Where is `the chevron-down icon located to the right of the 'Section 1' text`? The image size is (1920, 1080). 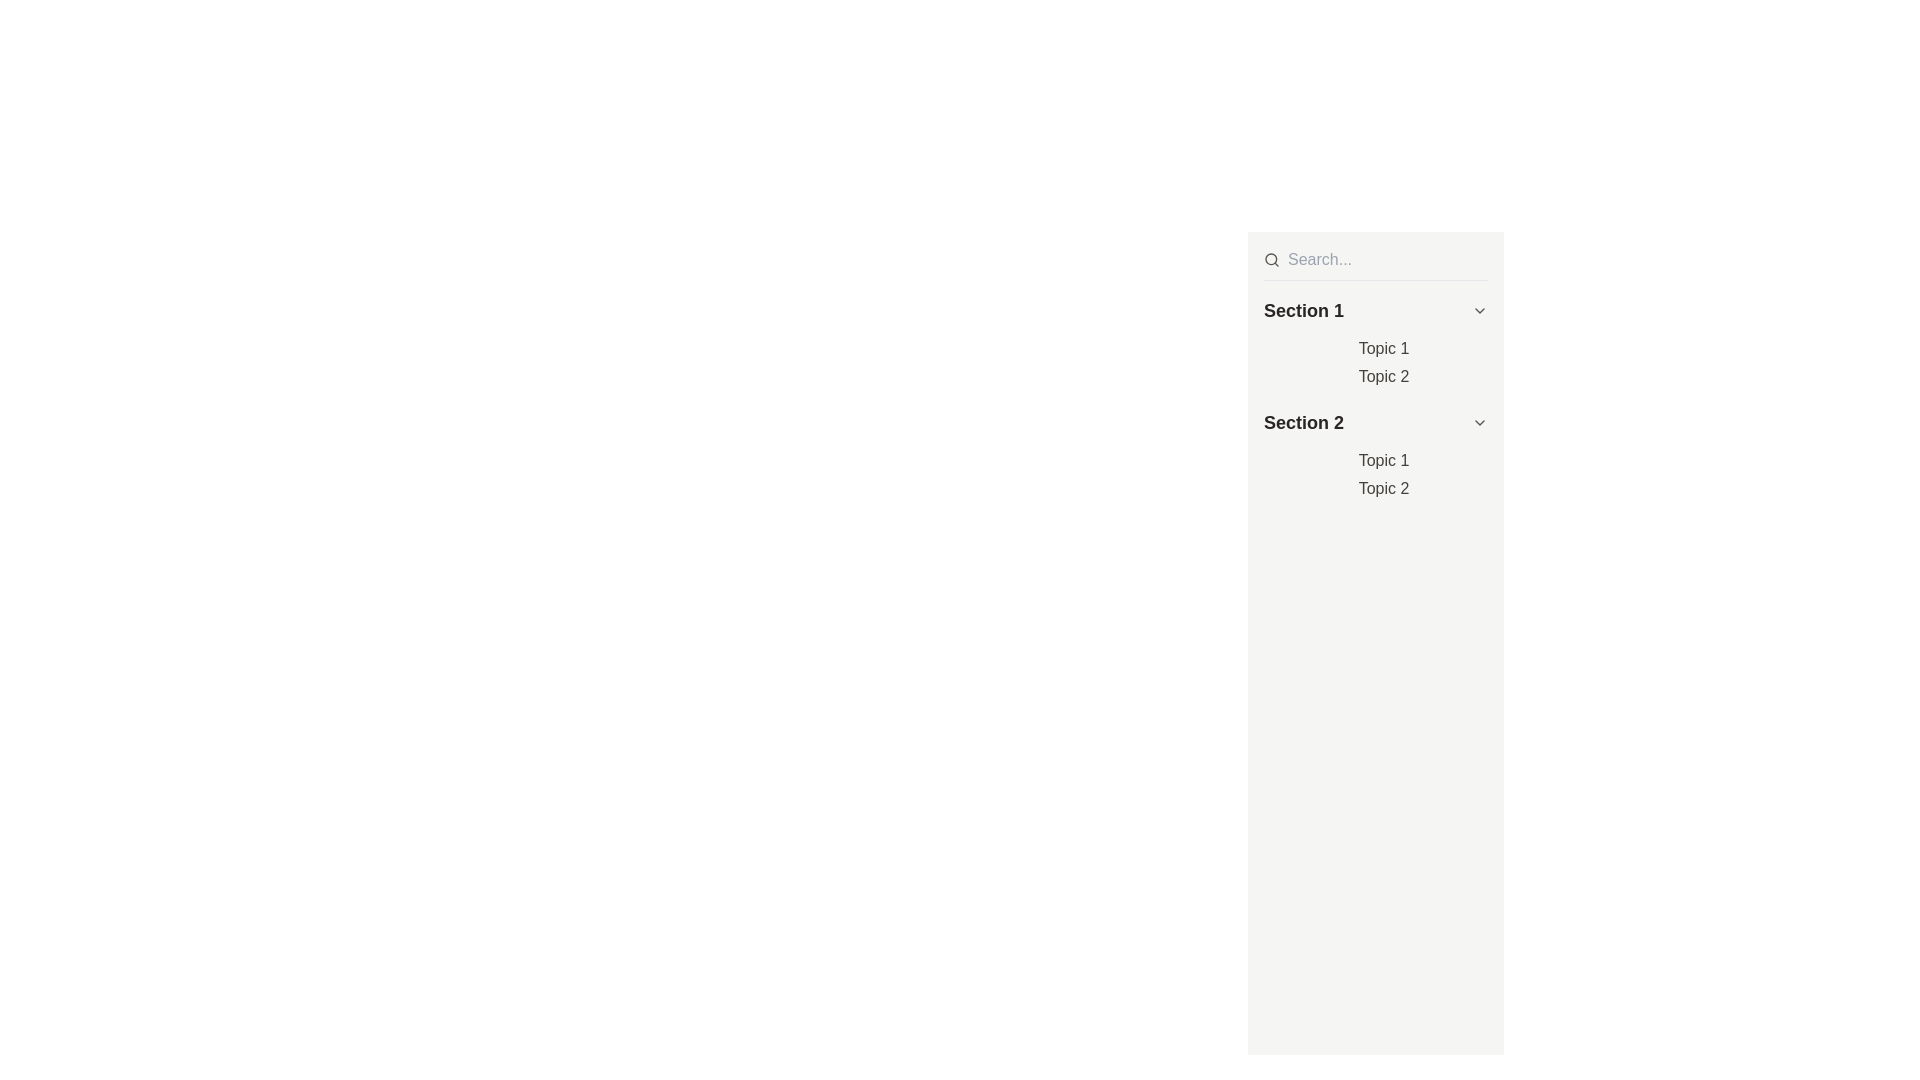
the chevron-down icon located to the right of the 'Section 1' text is located at coordinates (1479, 311).